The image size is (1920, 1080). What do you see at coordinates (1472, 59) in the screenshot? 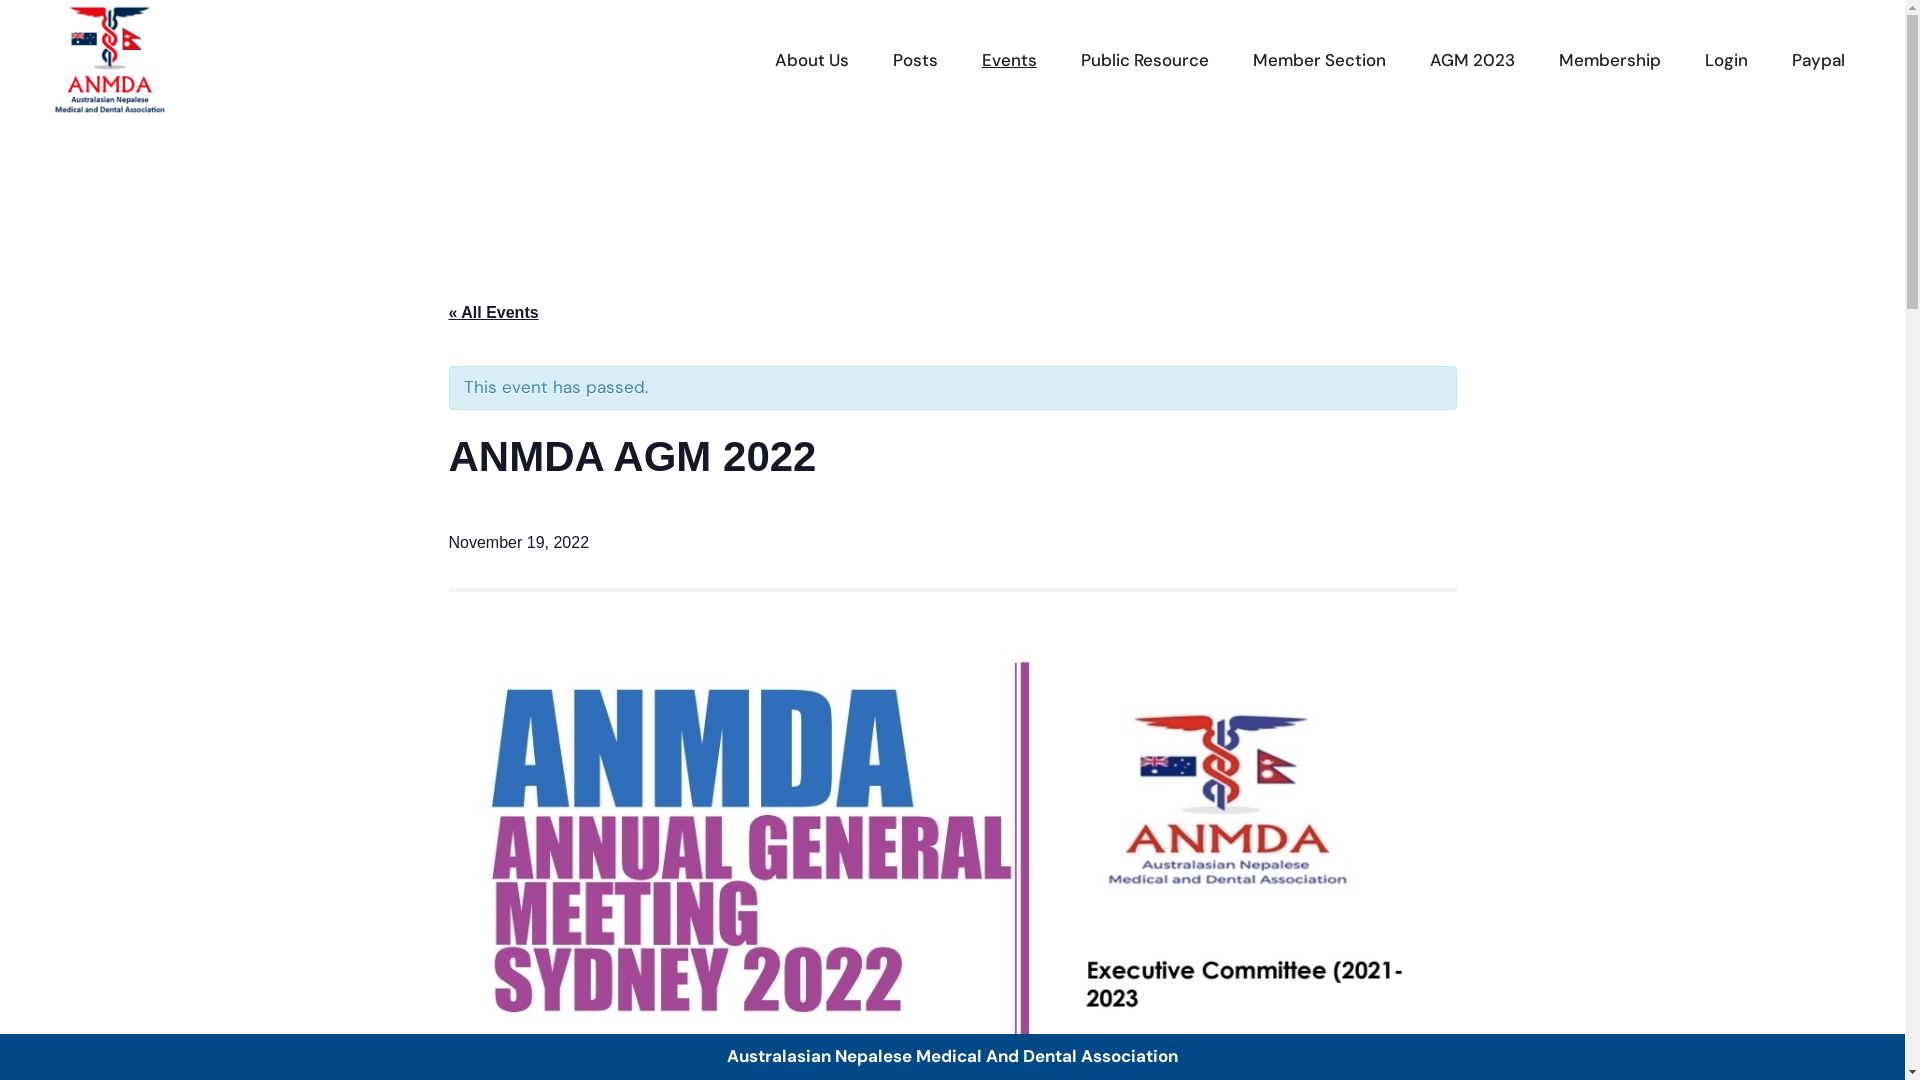
I see `'AGM 2023'` at bounding box center [1472, 59].